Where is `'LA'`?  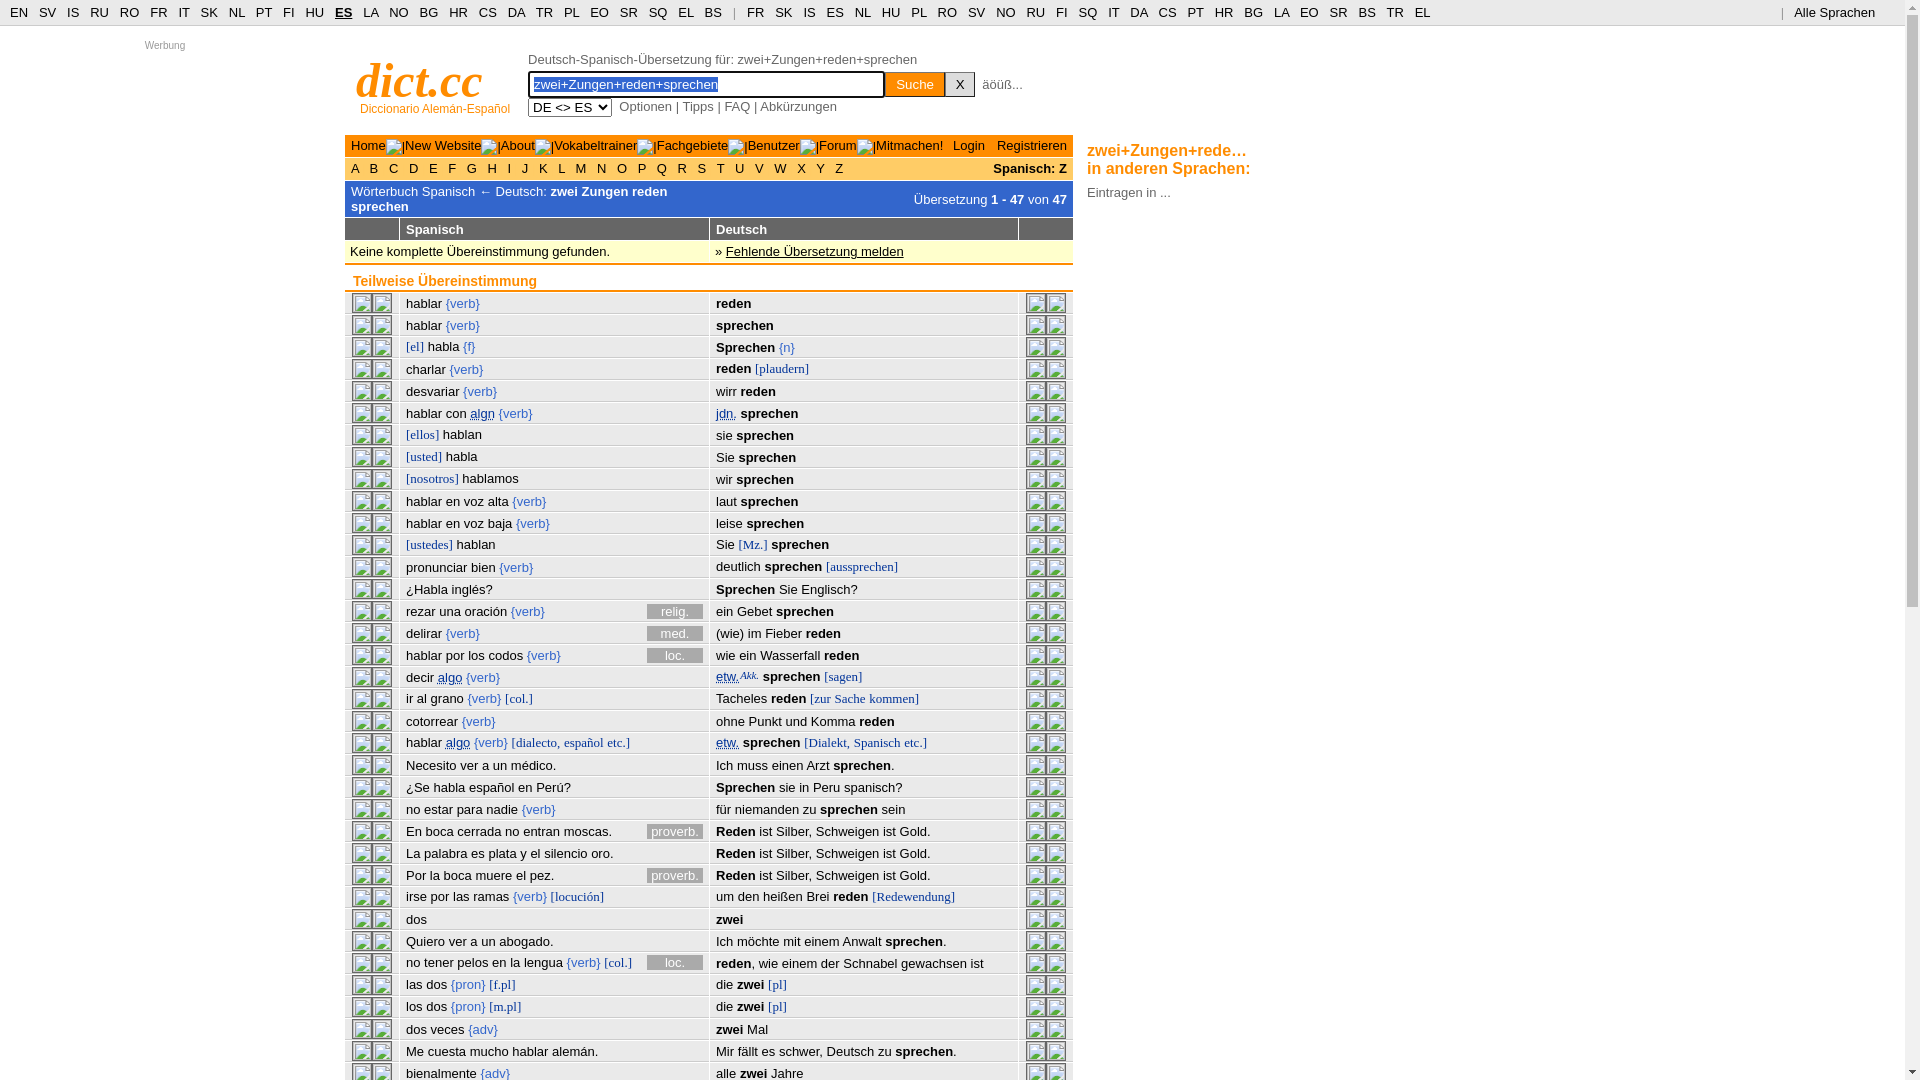 'LA' is located at coordinates (1281, 12).